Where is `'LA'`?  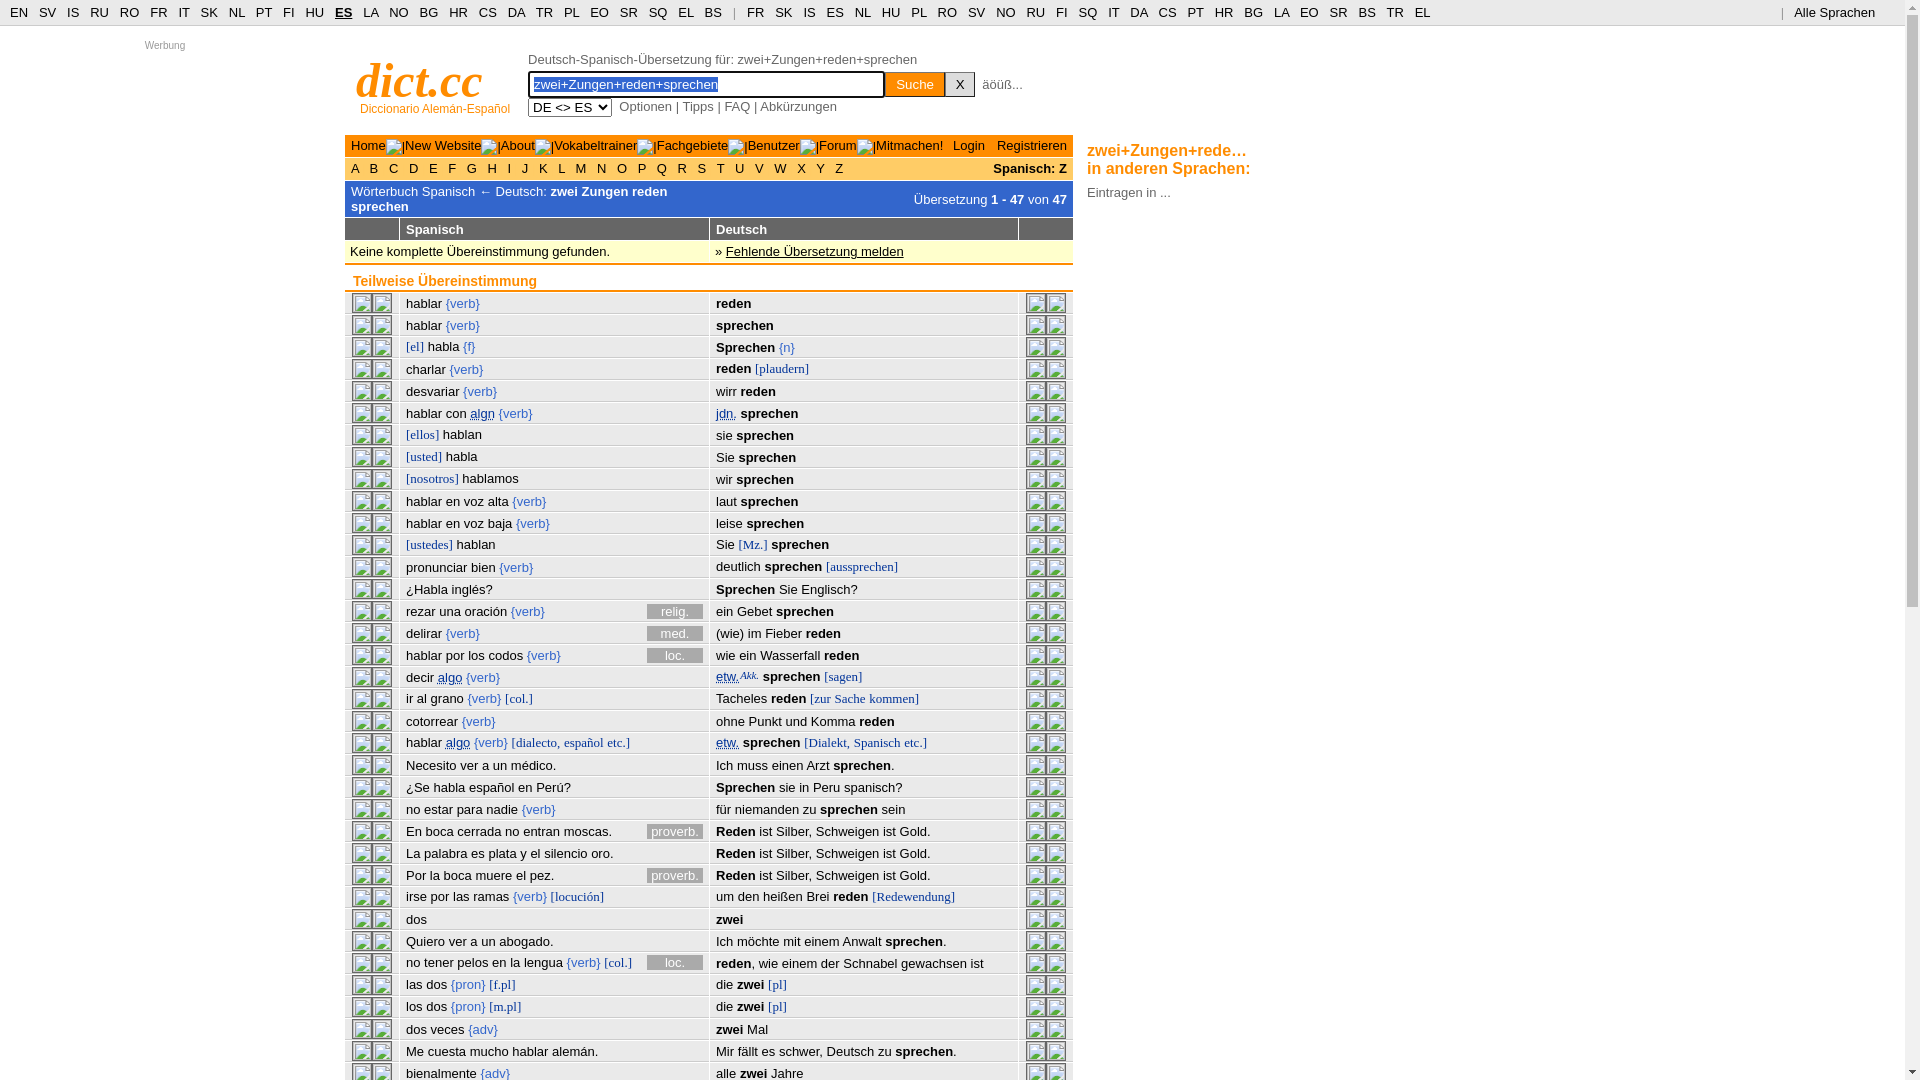 'LA' is located at coordinates (1281, 12).